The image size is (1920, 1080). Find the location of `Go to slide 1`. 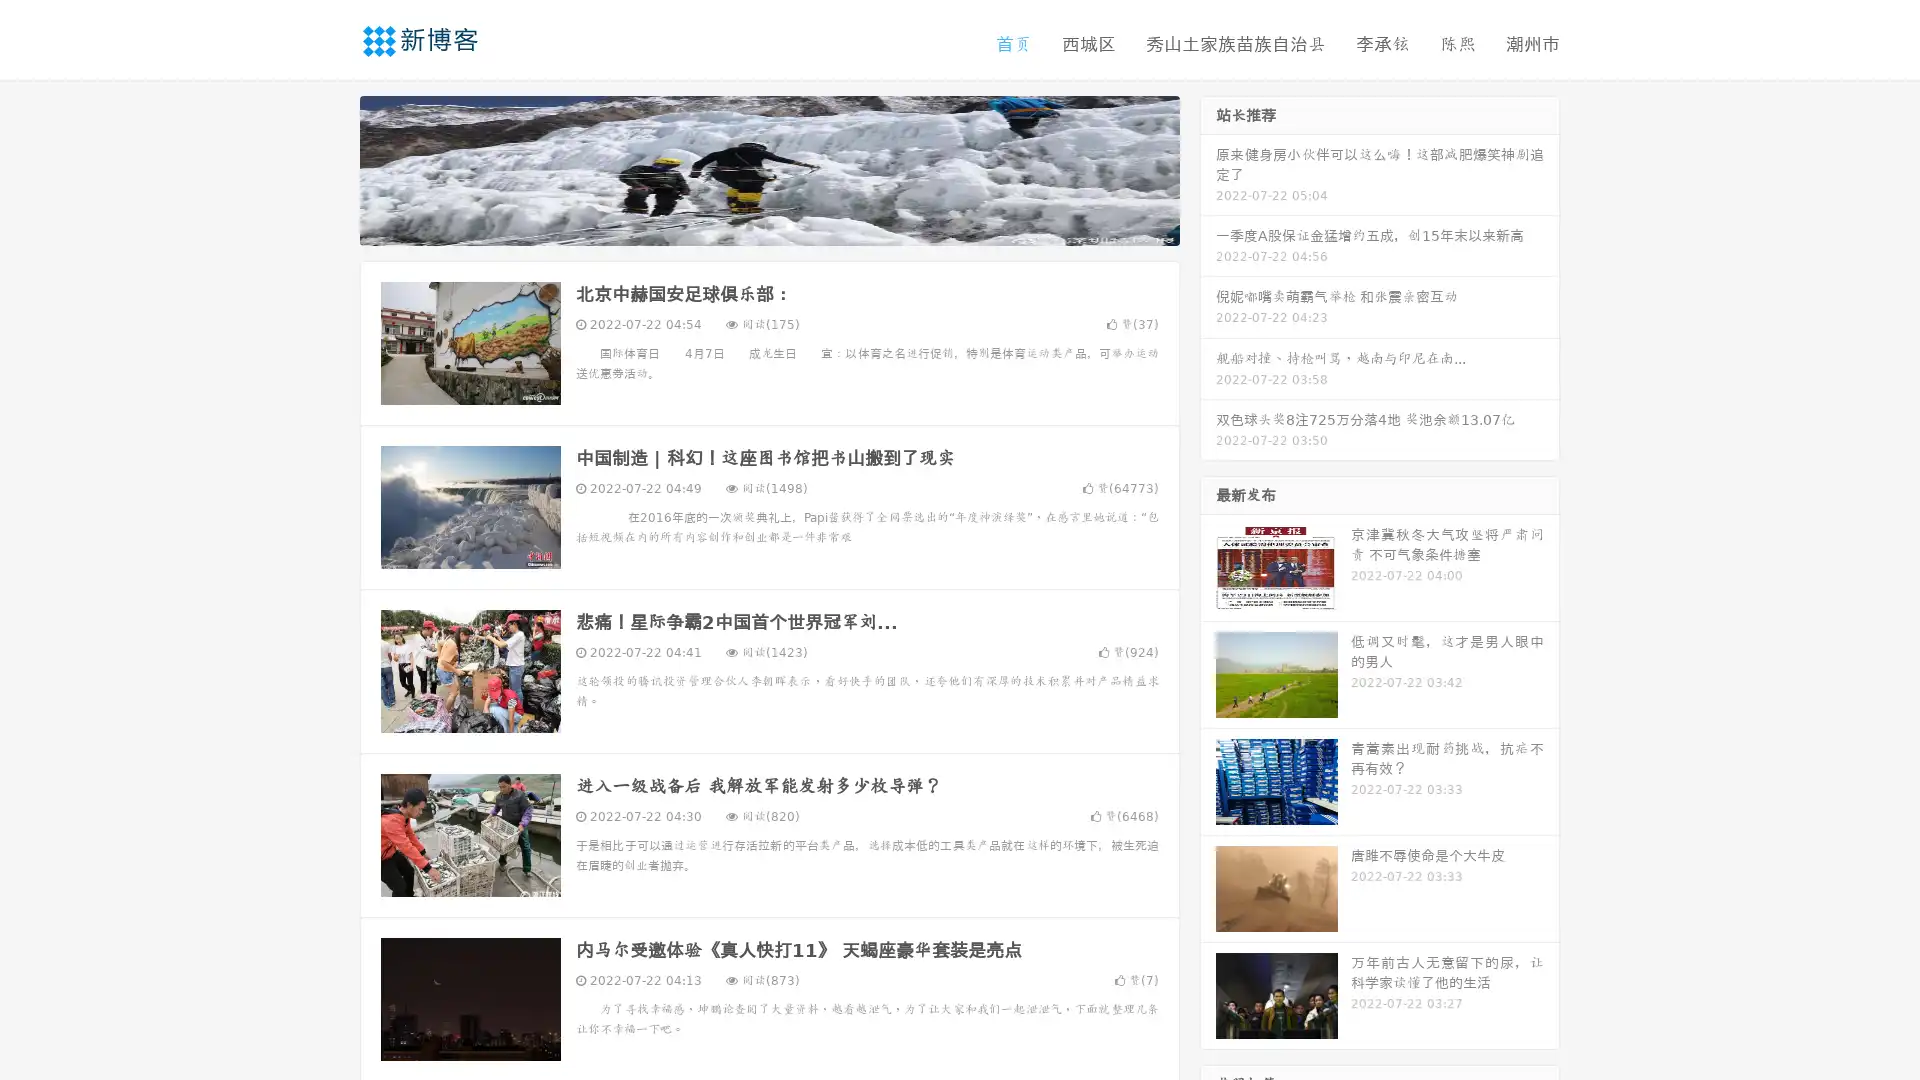

Go to slide 1 is located at coordinates (748, 225).